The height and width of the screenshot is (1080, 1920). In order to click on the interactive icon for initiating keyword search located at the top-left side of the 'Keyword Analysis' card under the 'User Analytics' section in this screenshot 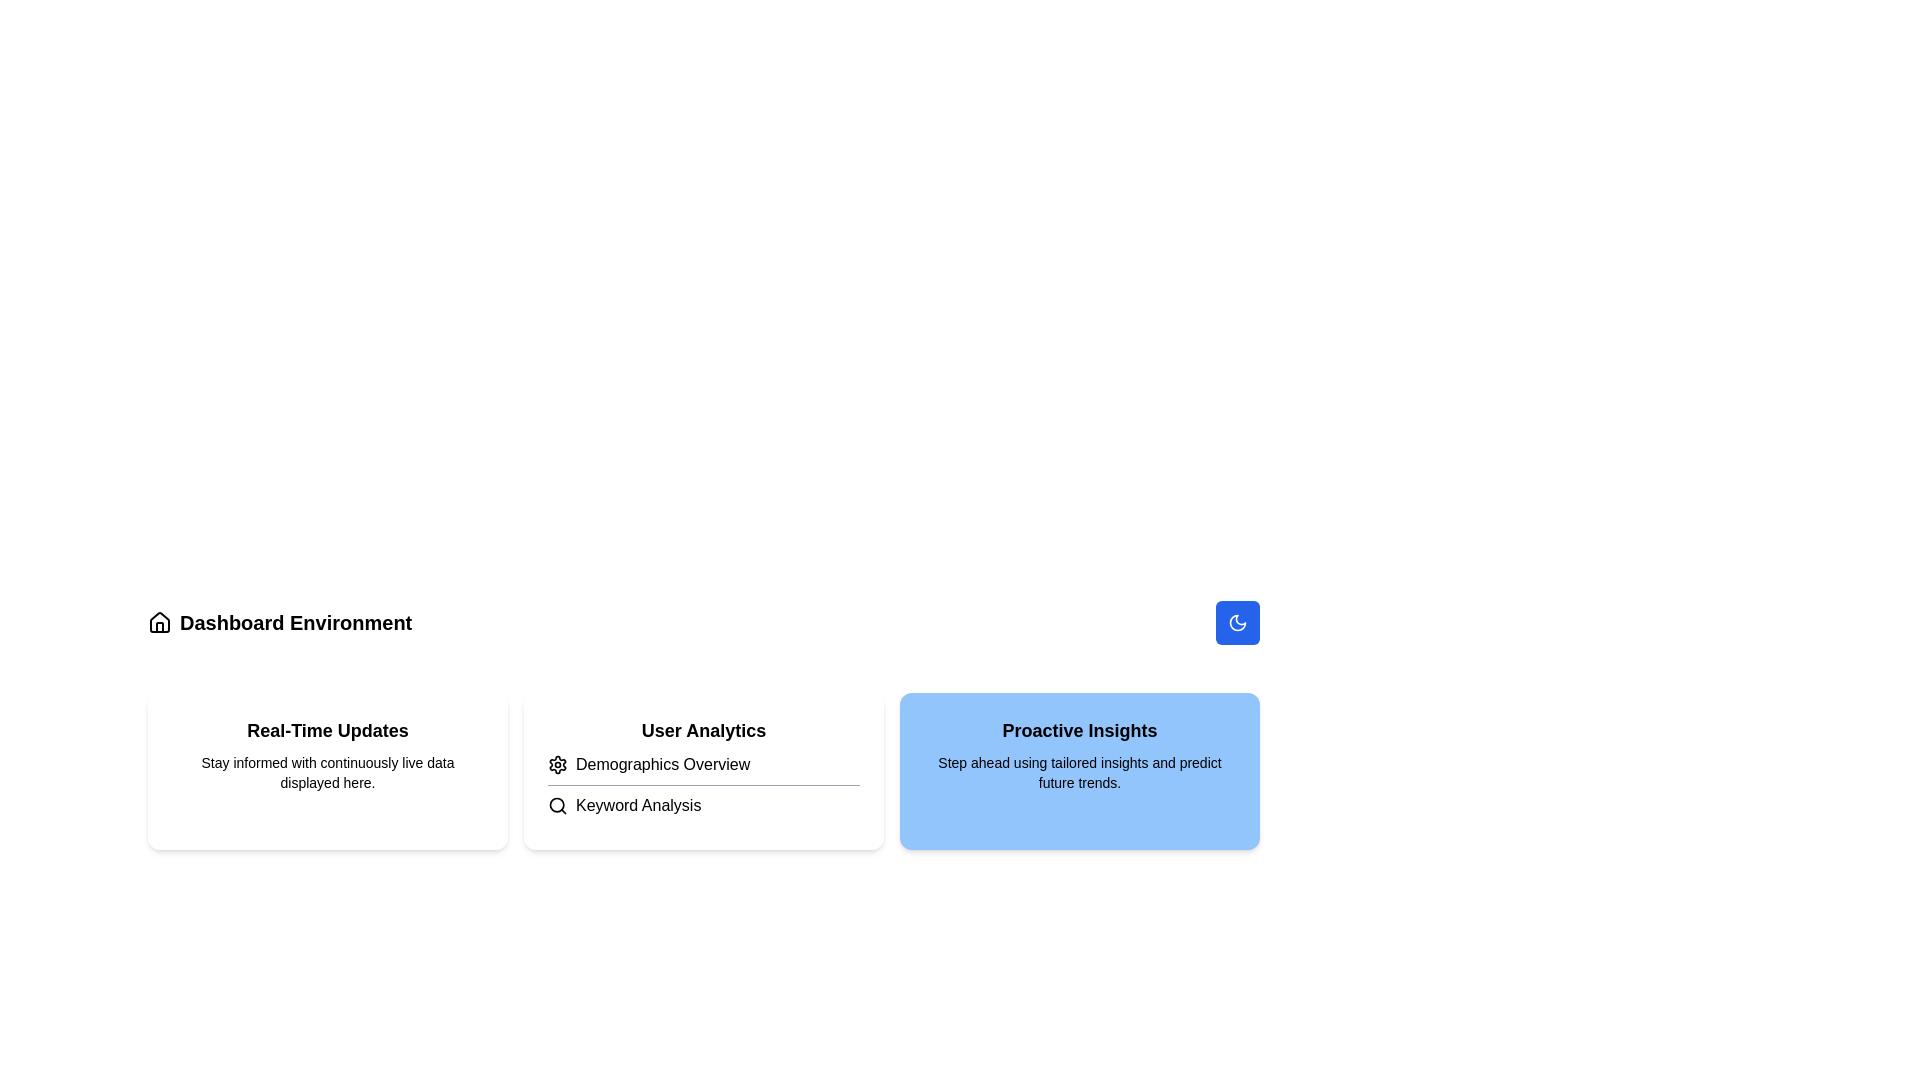, I will do `click(557, 805)`.